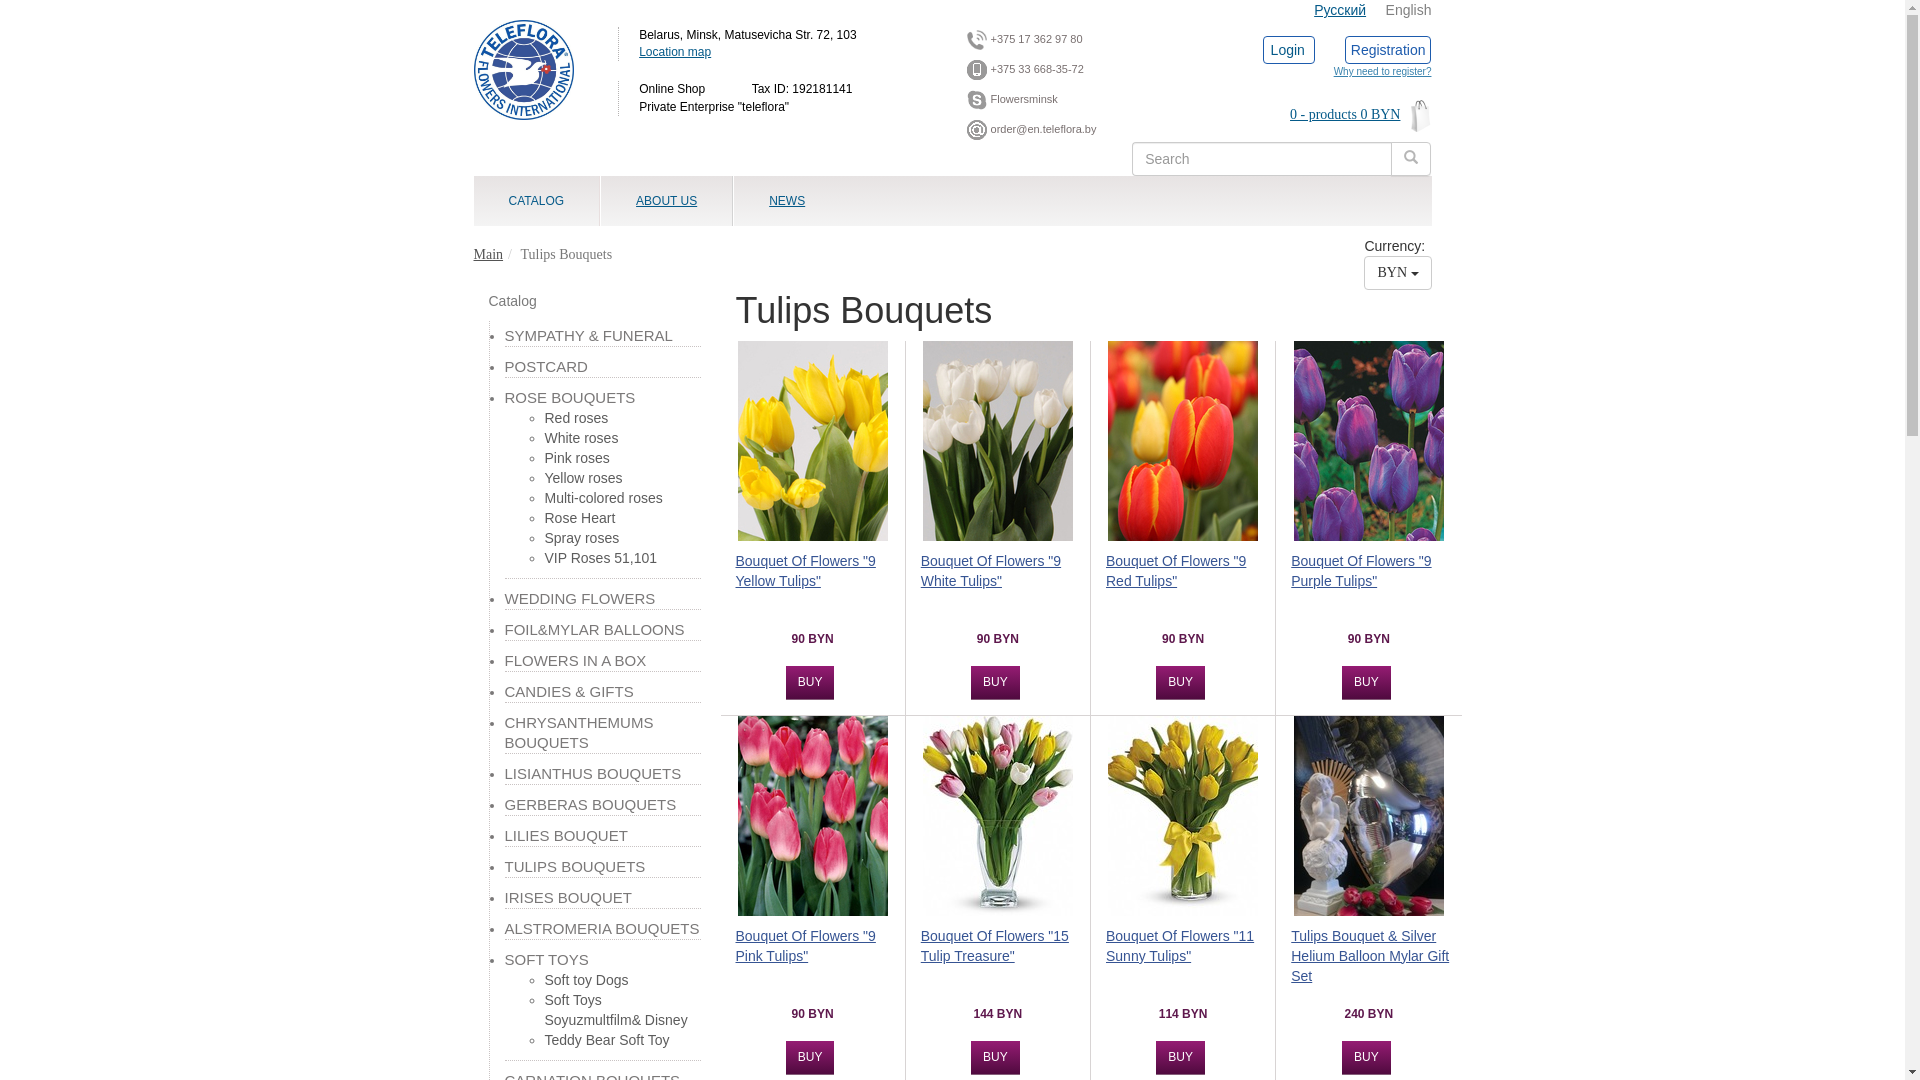 The image size is (1920, 1080). Describe the element at coordinates (605, 1039) in the screenshot. I see `'Teddy Bear Soft Toy'` at that location.